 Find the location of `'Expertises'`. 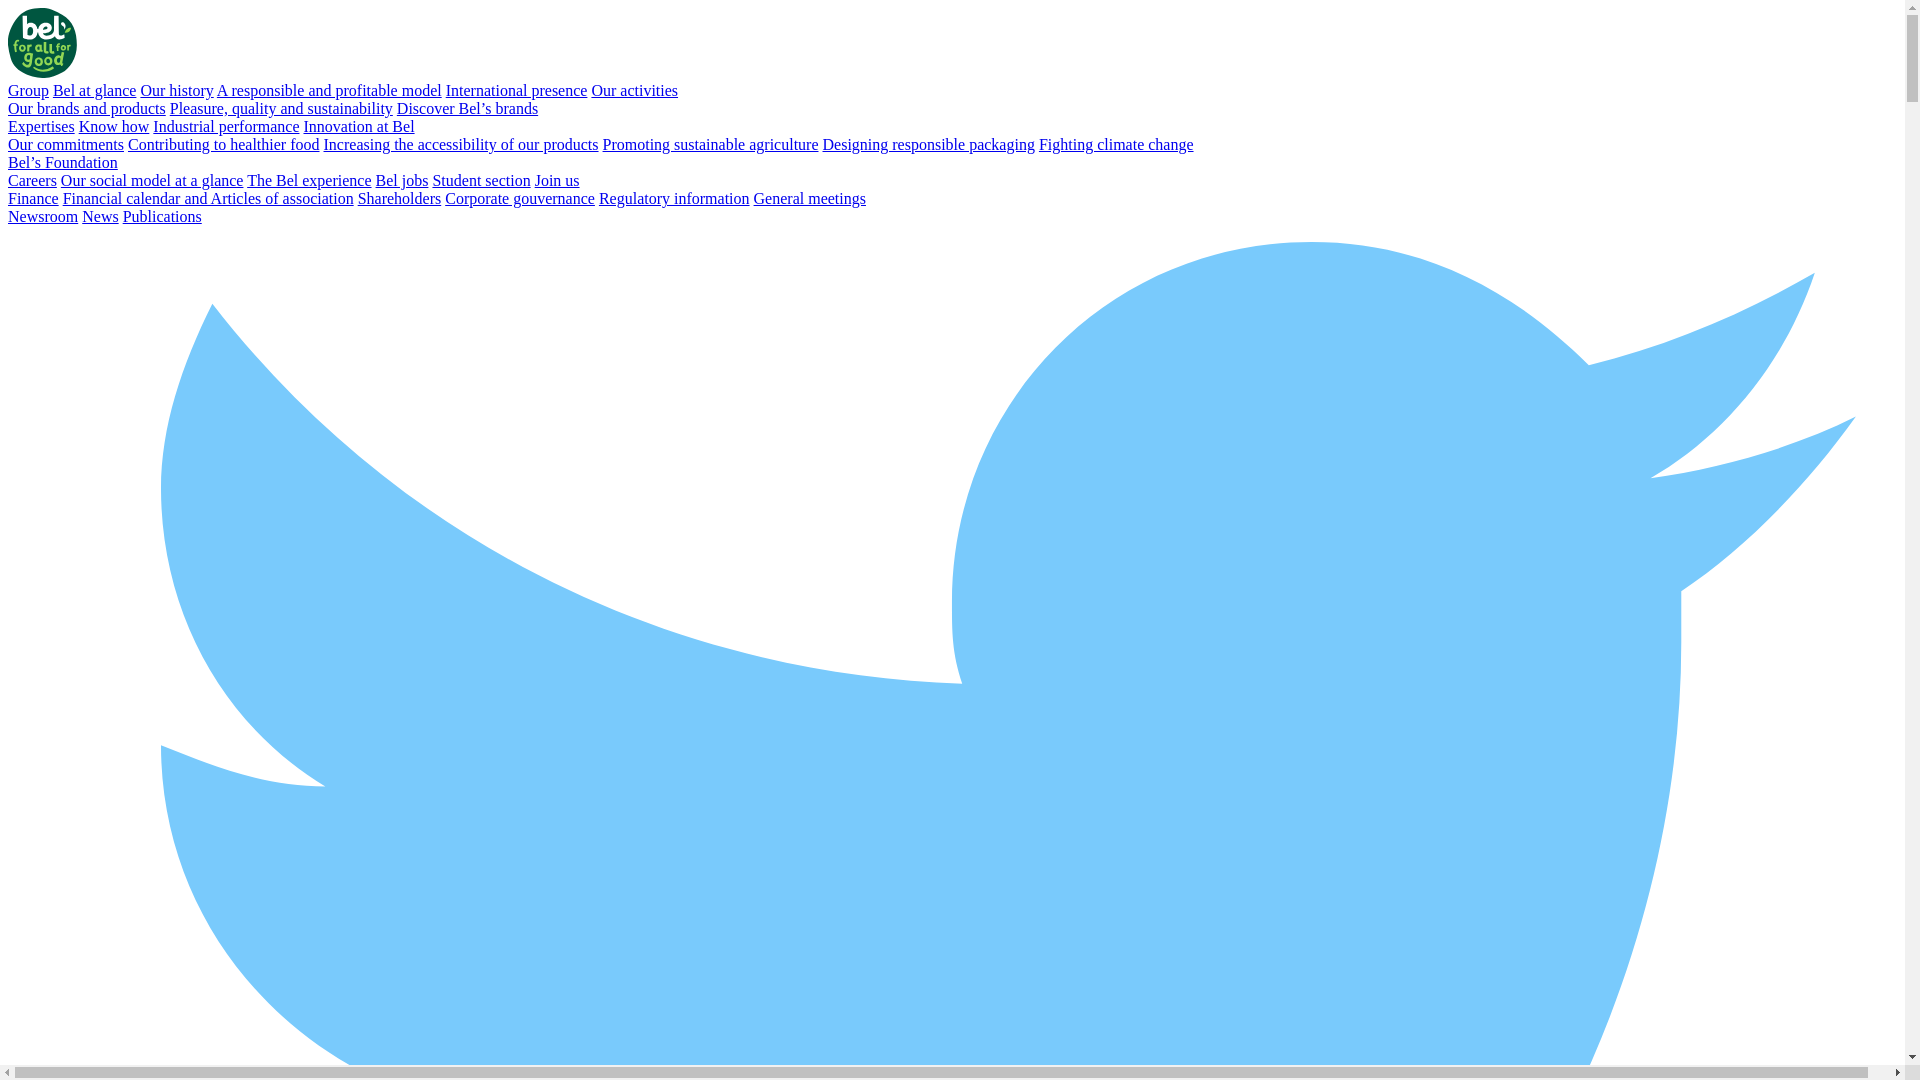

'Expertises' is located at coordinates (41, 126).